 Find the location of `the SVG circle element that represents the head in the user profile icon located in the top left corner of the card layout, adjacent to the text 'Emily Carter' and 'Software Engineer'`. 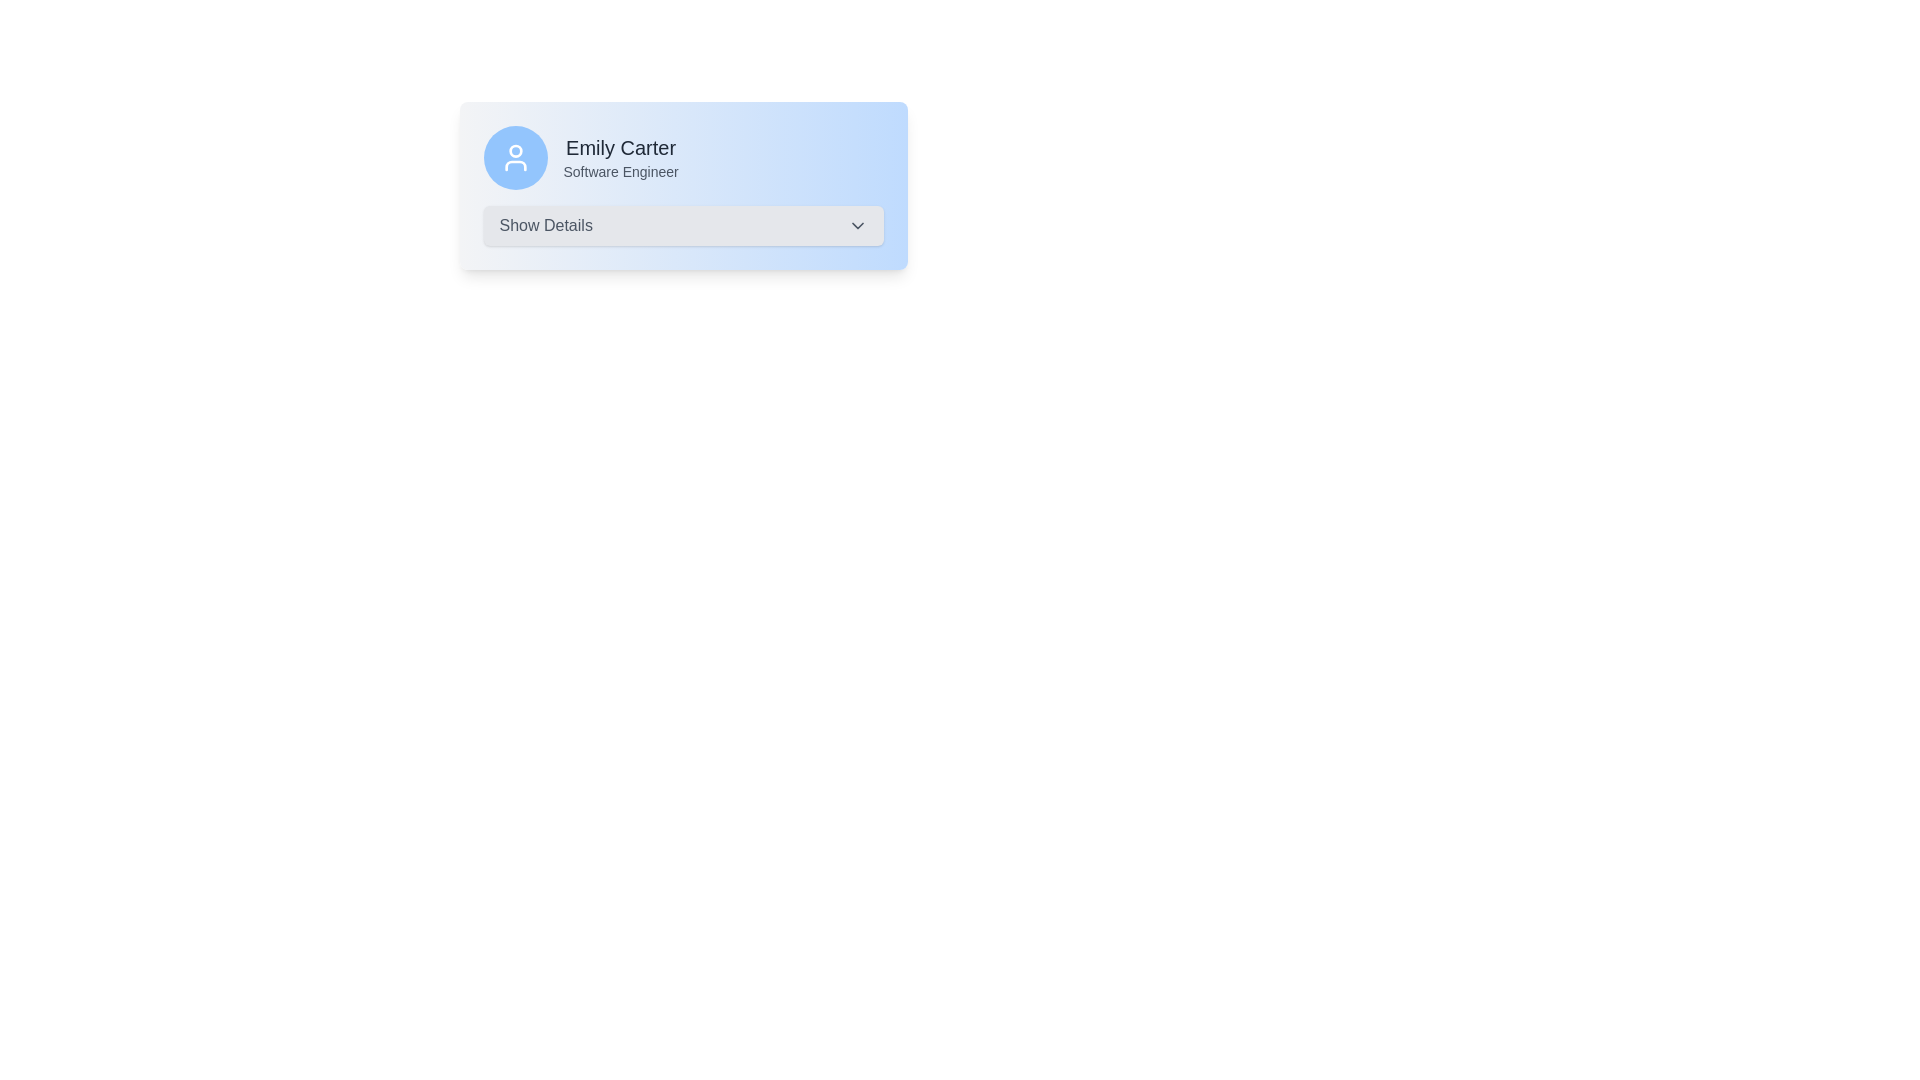

the SVG circle element that represents the head in the user profile icon located in the top left corner of the card layout, adjacent to the text 'Emily Carter' and 'Software Engineer' is located at coordinates (515, 150).